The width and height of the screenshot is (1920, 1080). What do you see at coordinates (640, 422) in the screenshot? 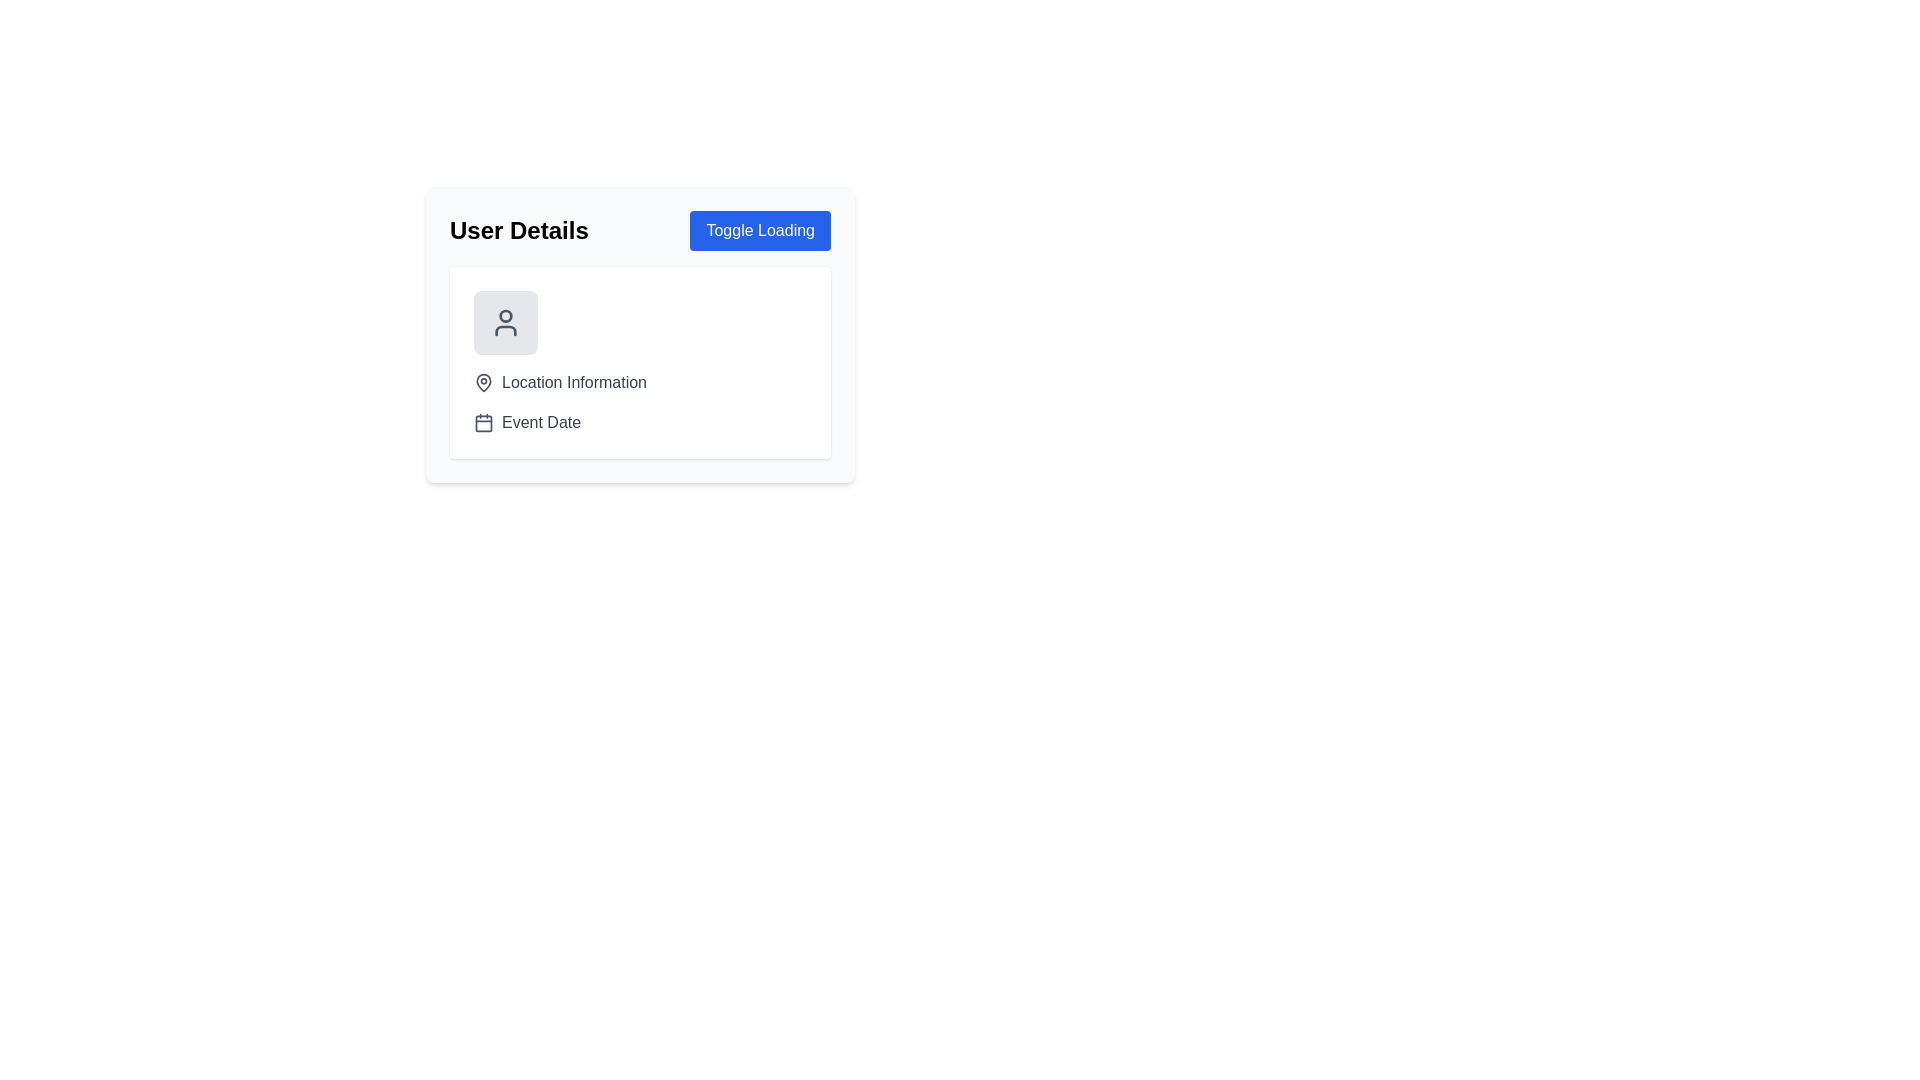
I see `the 'Event Date' Text with Icon Row` at bounding box center [640, 422].